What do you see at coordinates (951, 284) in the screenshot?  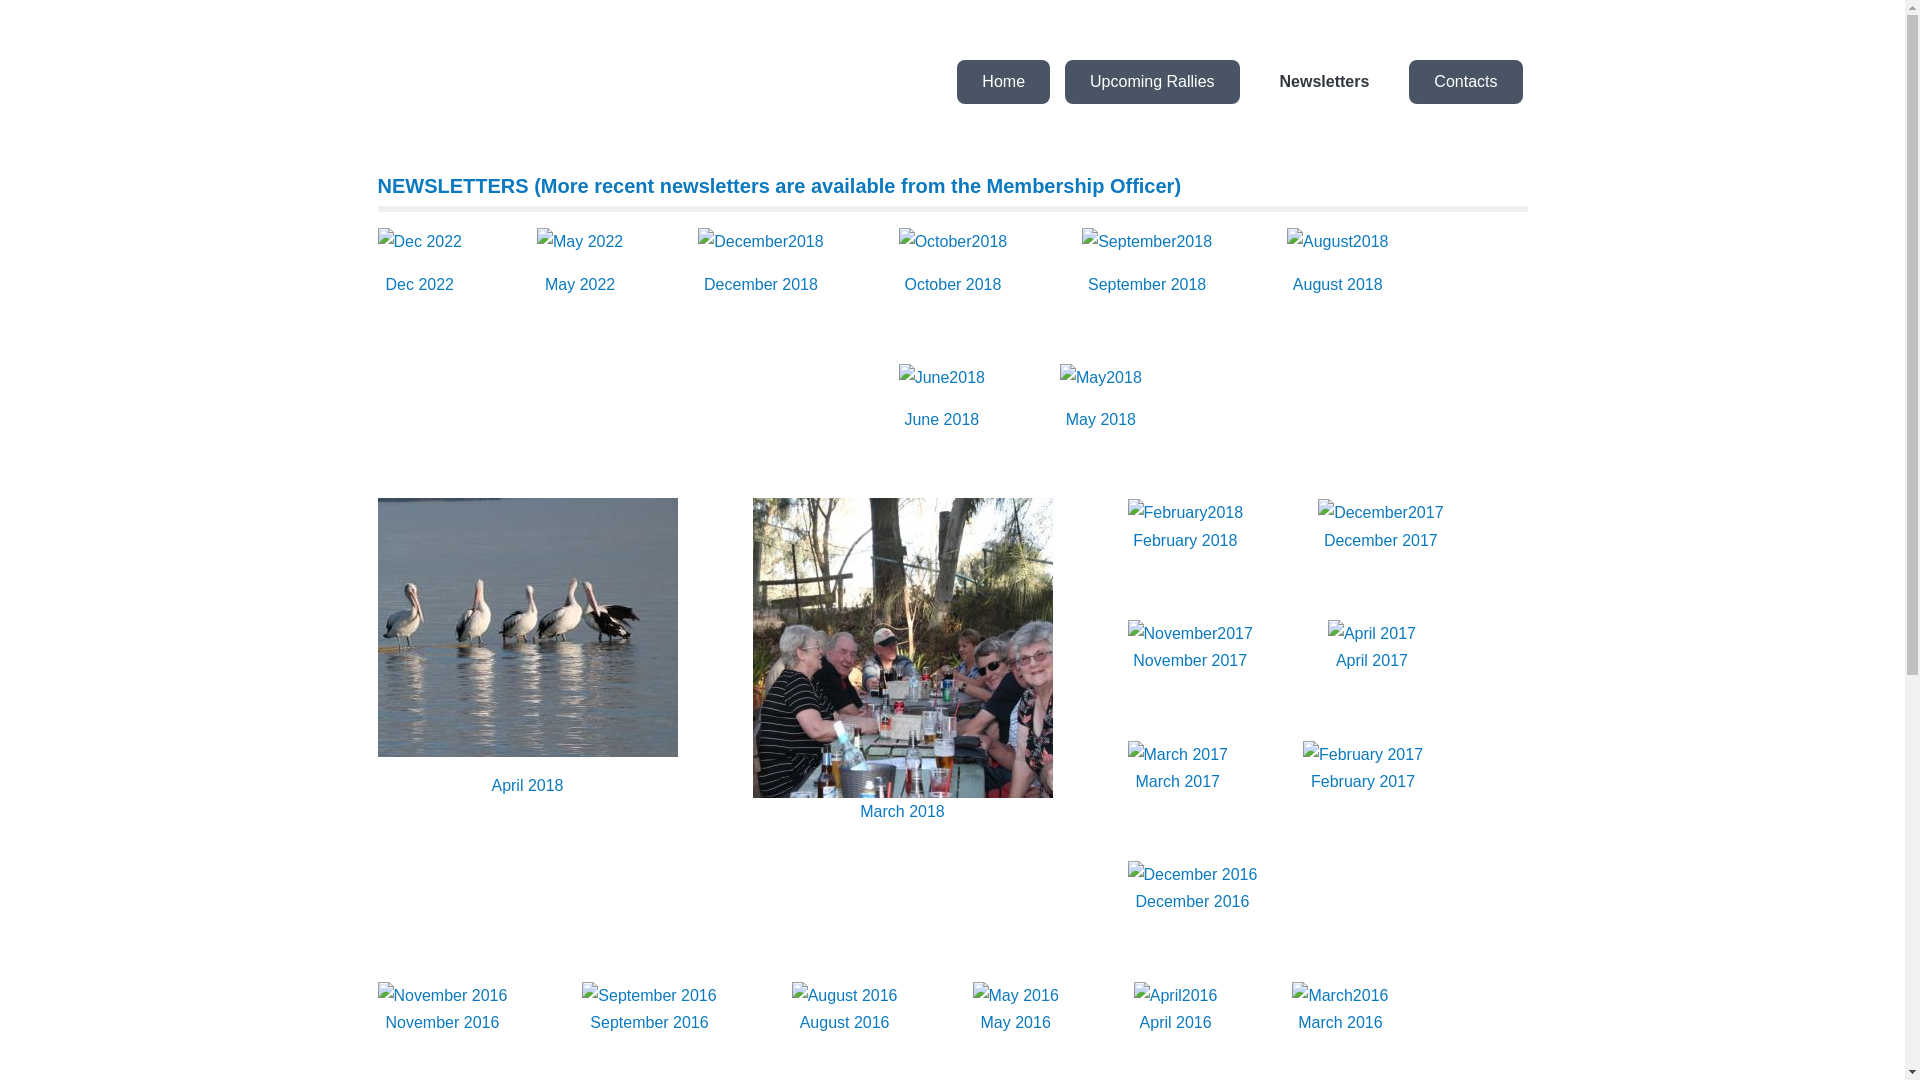 I see `'October 2018'` at bounding box center [951, 284].